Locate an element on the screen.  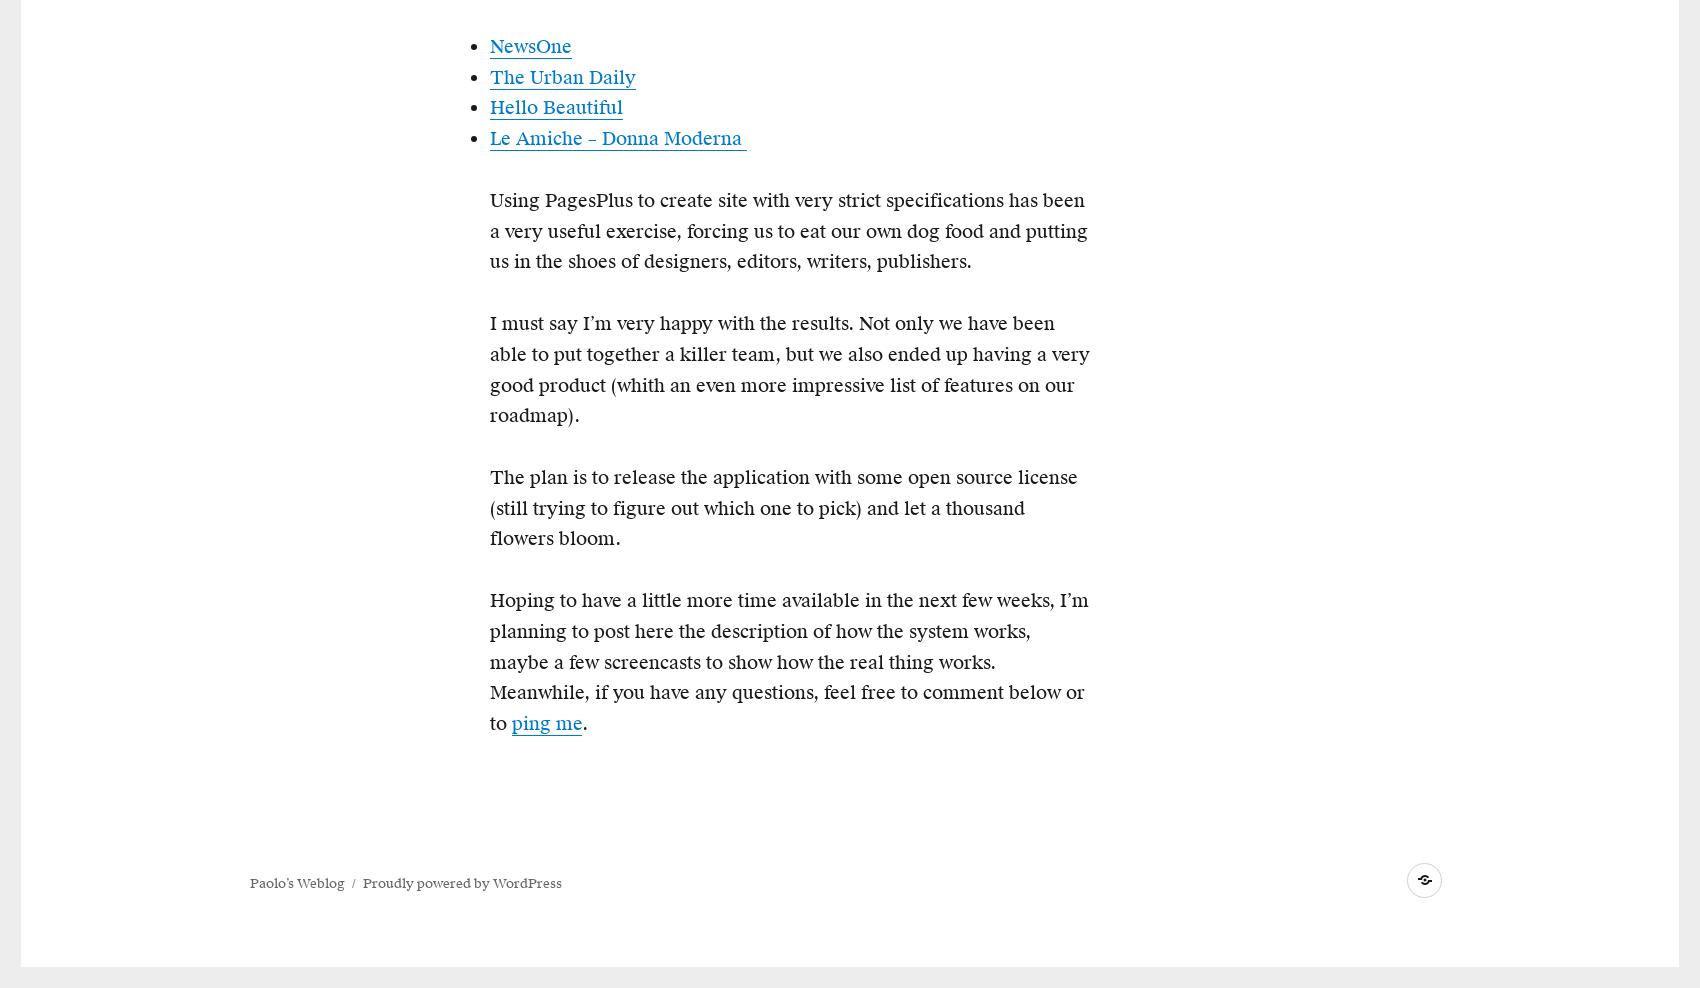
'Hello Beautiful' is located at coordinates (555, 107).